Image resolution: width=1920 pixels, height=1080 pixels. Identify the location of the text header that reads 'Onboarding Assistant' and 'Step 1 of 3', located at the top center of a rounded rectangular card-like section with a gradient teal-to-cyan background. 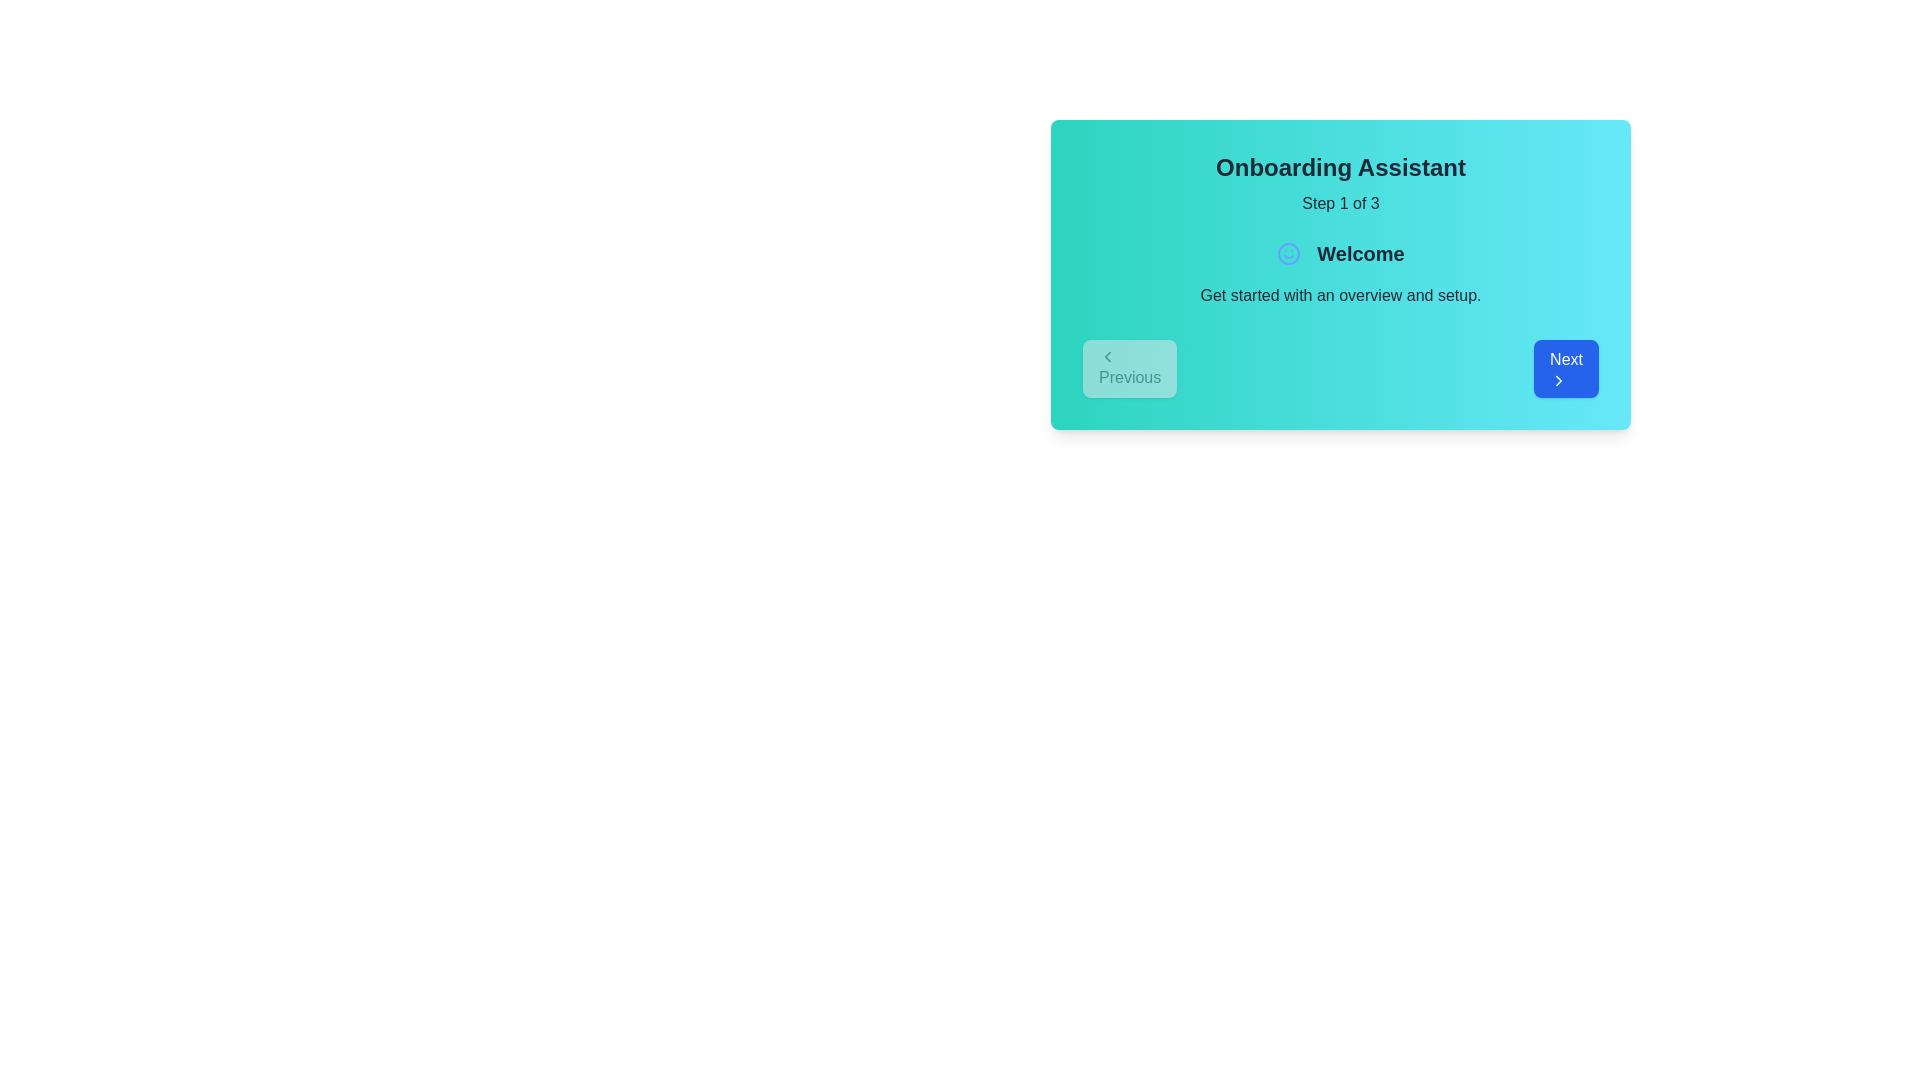
(1340, 184).